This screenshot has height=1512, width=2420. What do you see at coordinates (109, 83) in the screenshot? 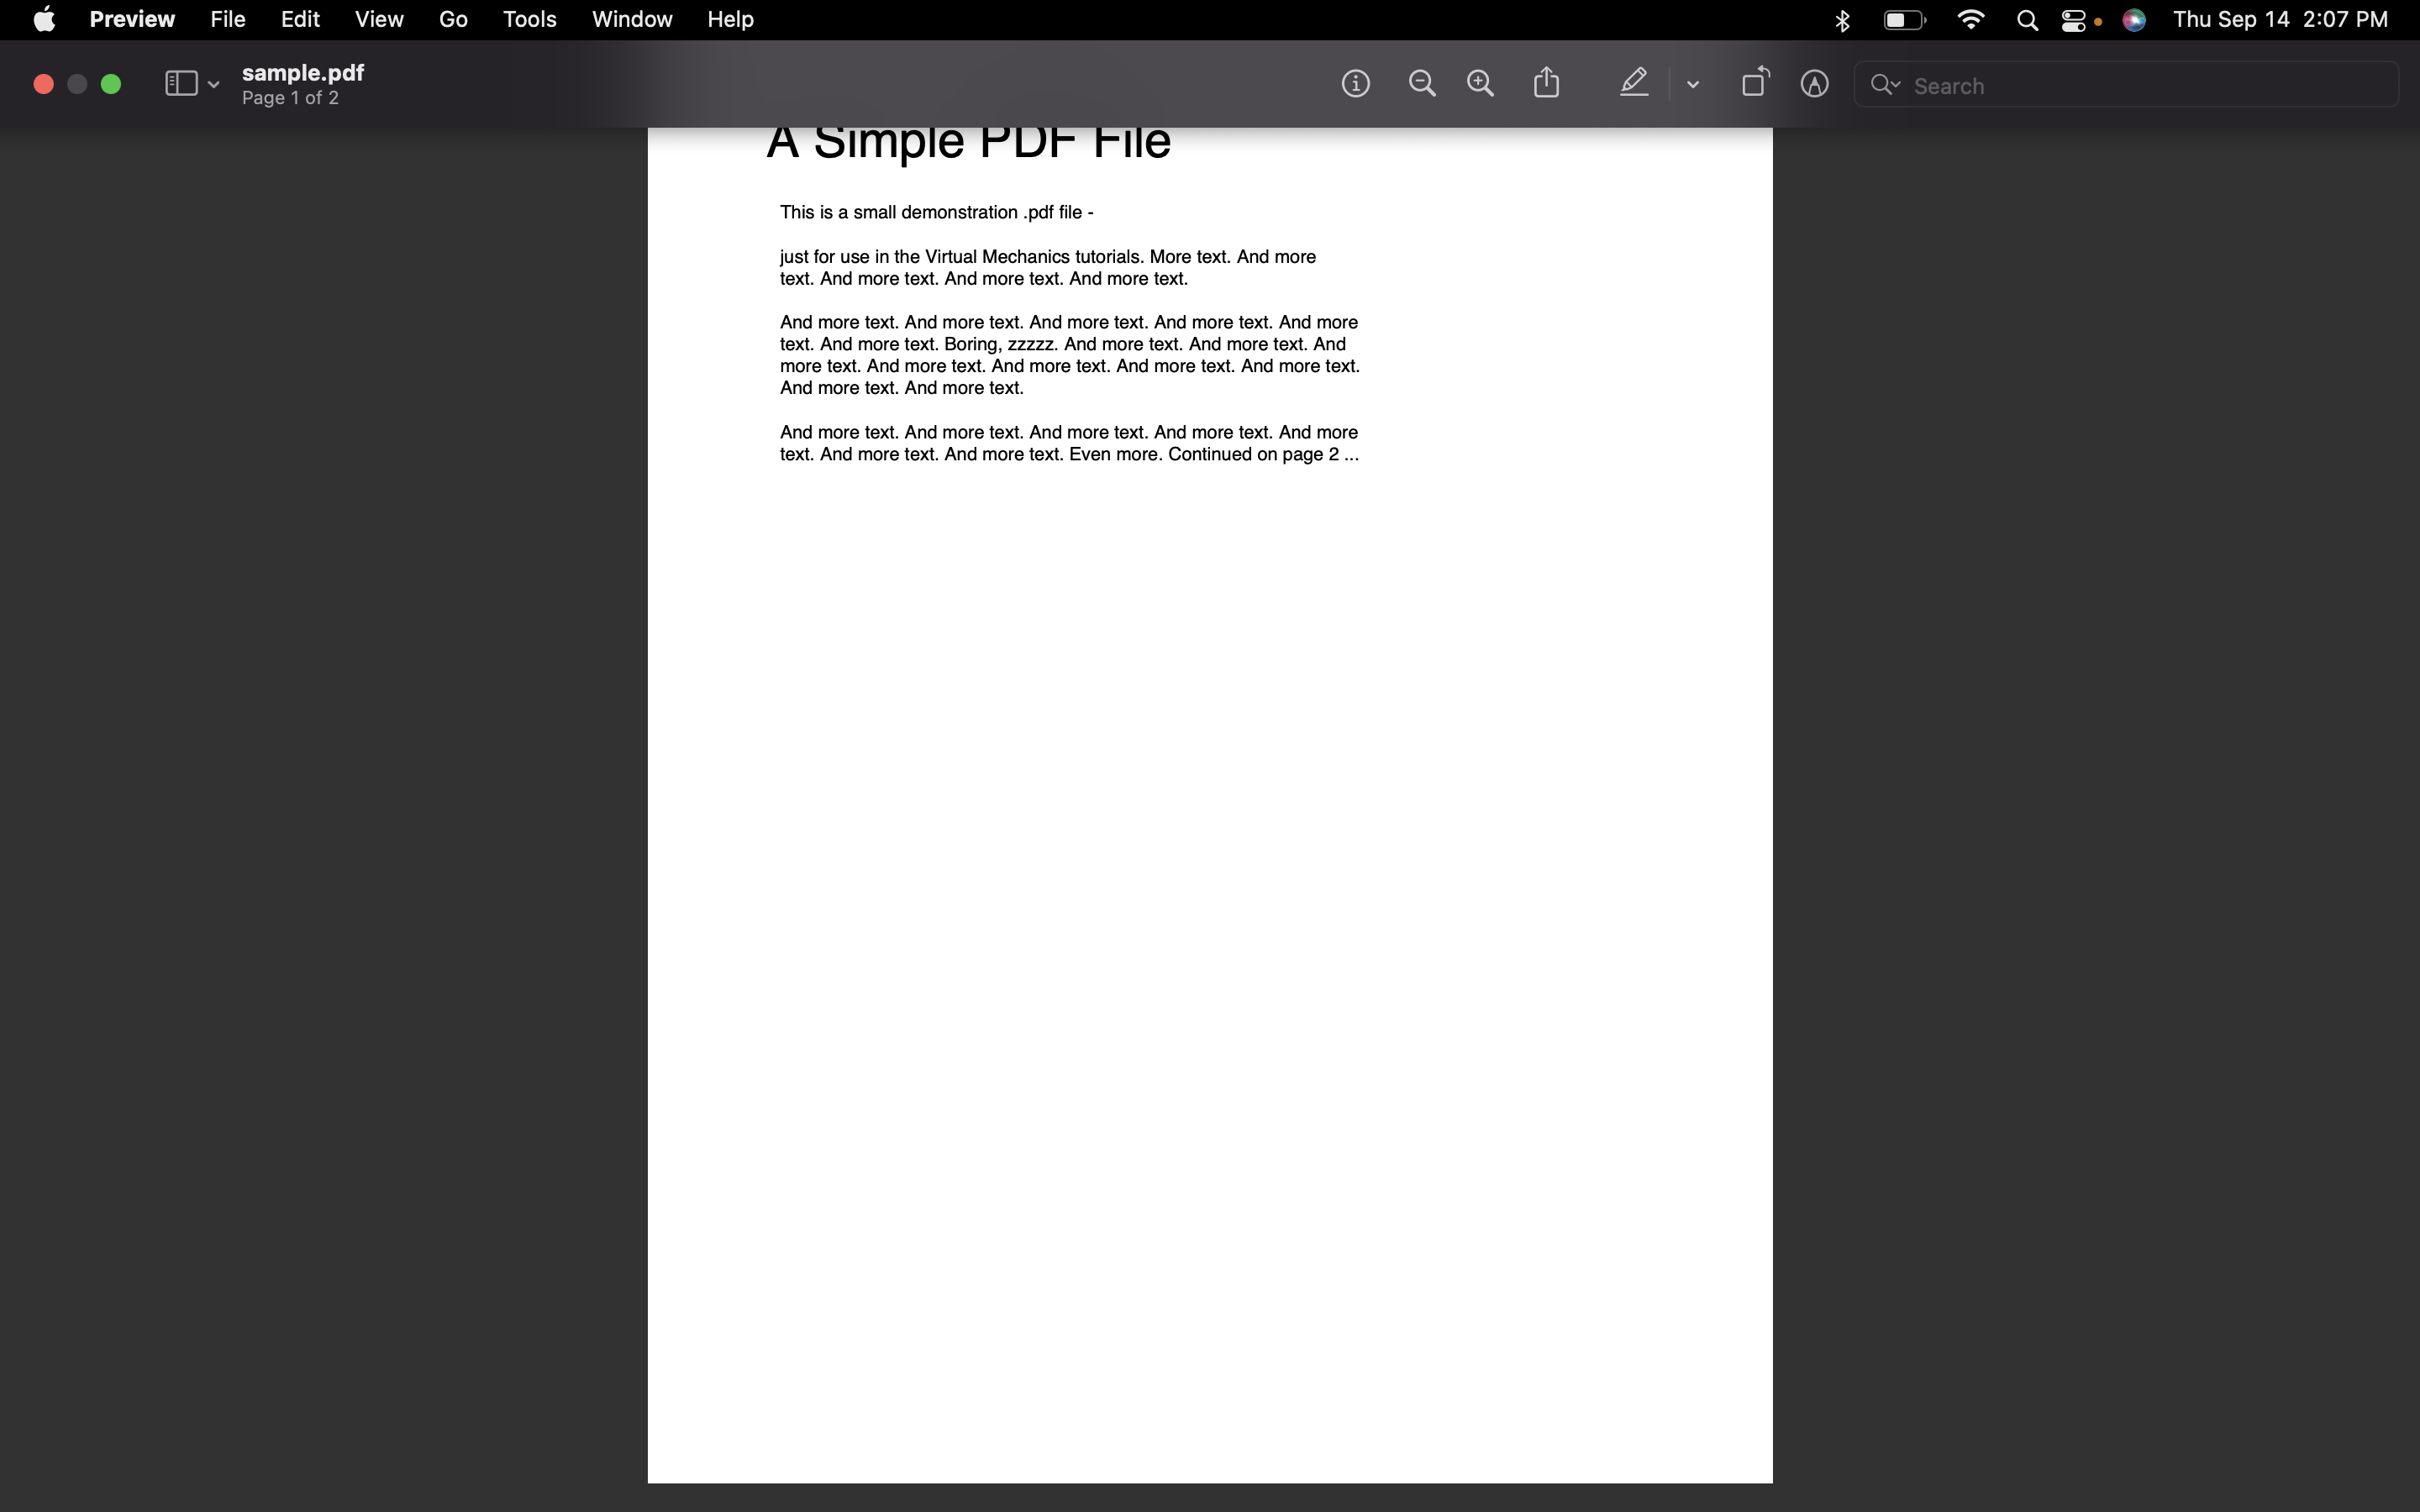
I see `fullscreen display` at bounding box center [109, 83].